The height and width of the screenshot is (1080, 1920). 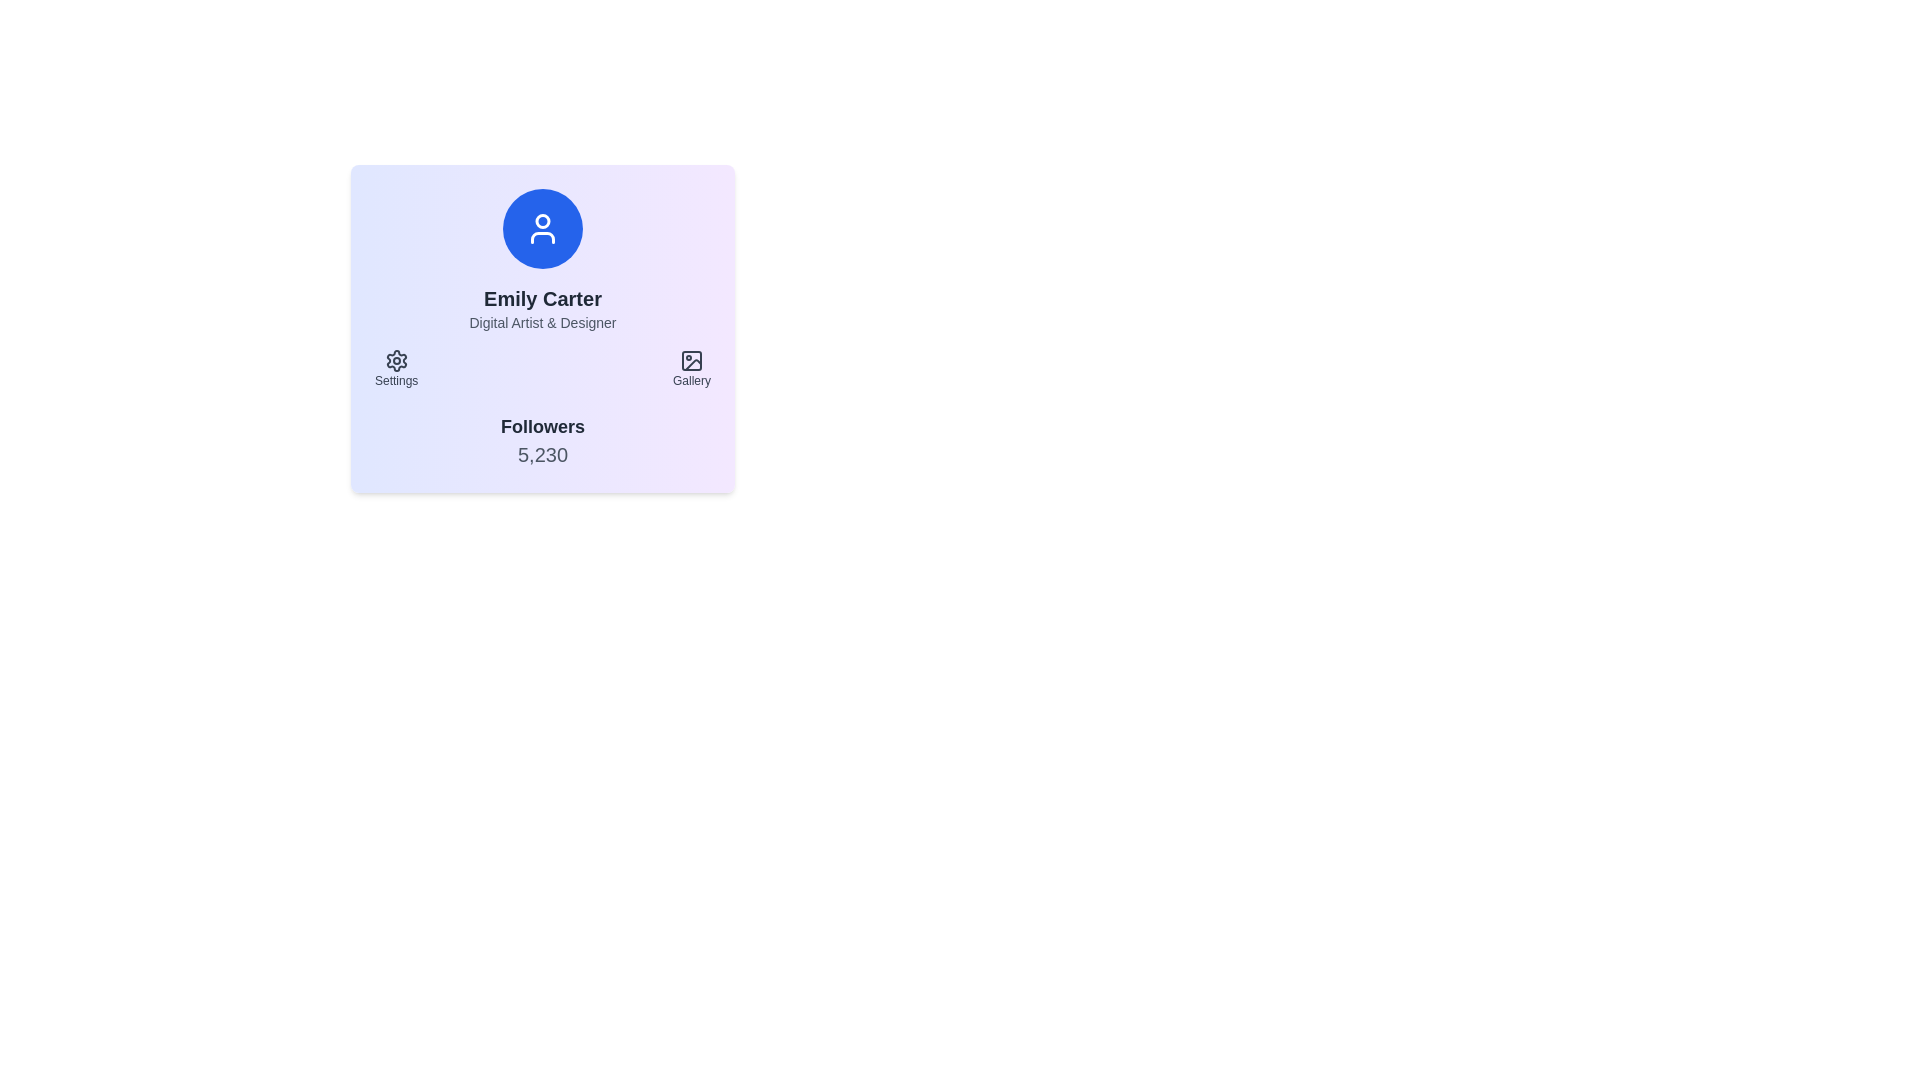 I want to click on the avatar which is a circular, blue background with a white contour design symbolizing a person, located centrally above the text 'Emily Carter' in the card layout, so click(x=542, y=227).